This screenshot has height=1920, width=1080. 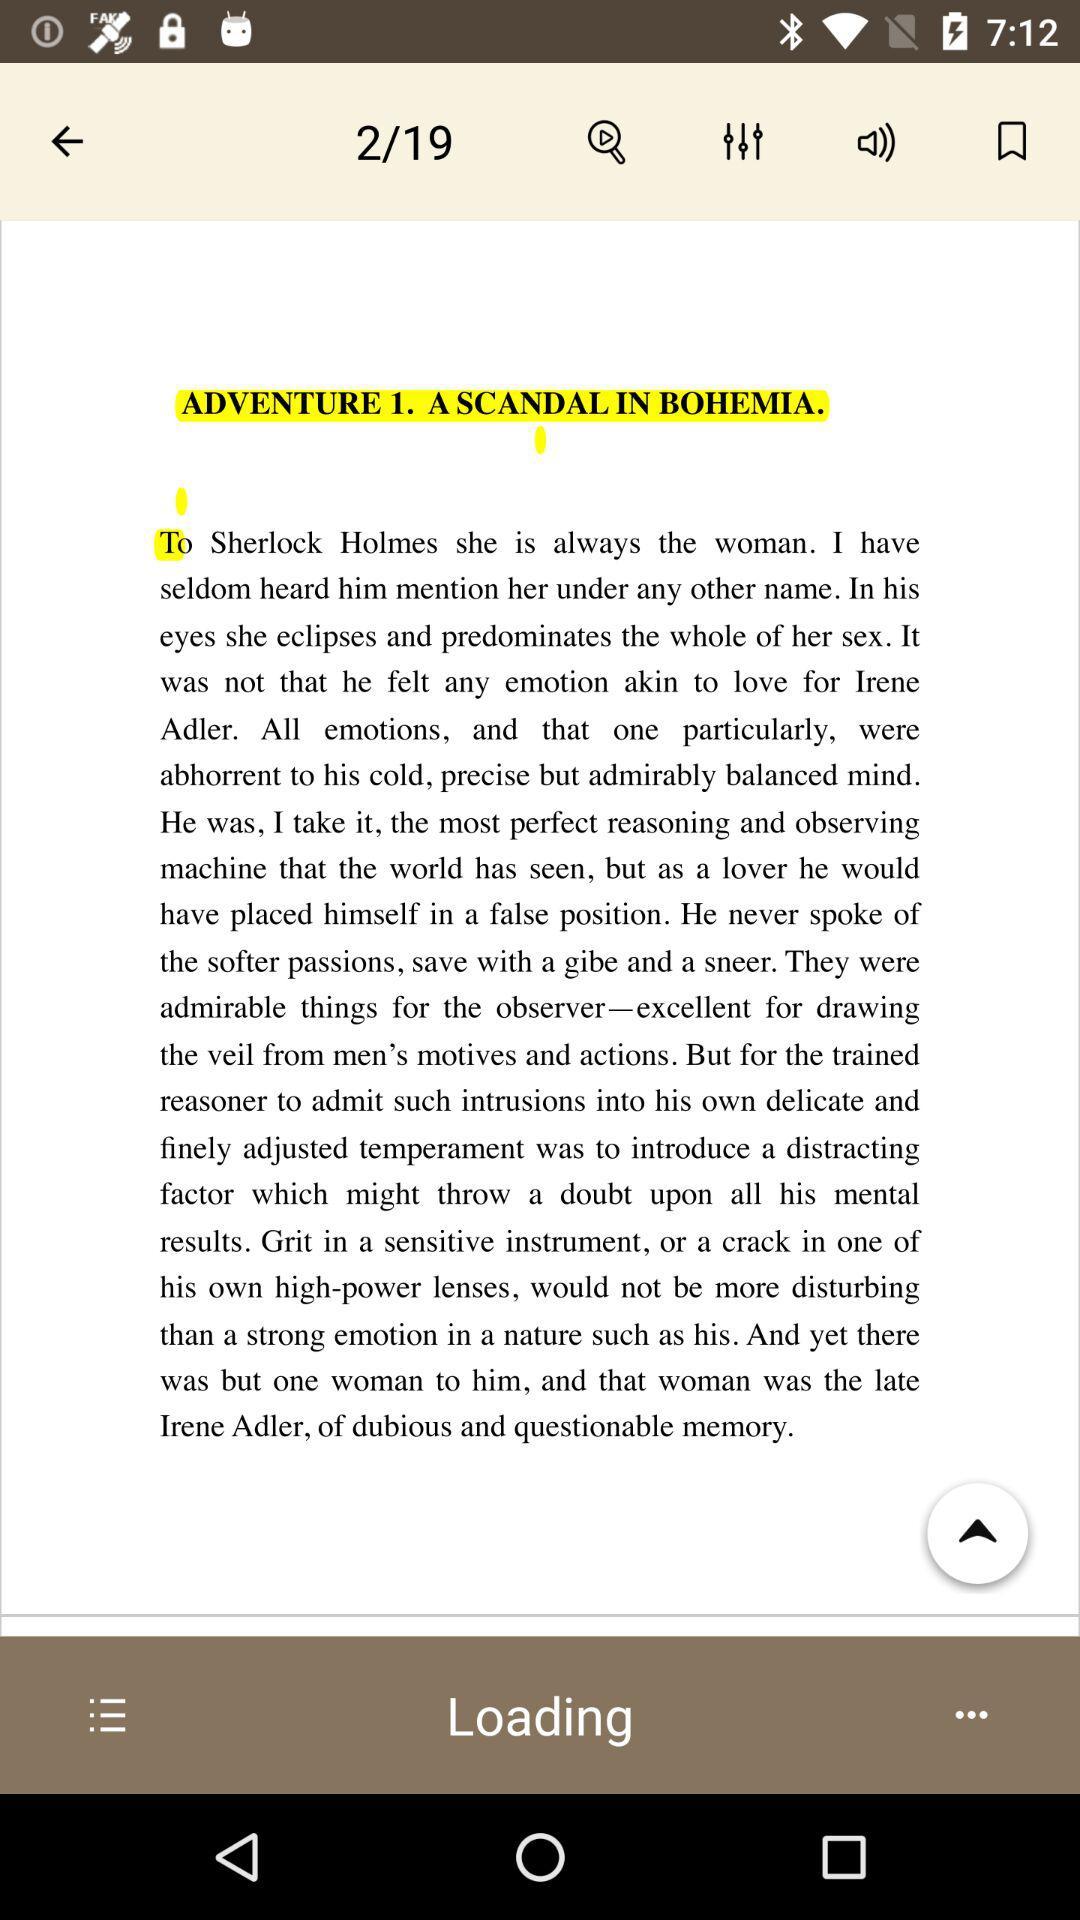 I want to click on zoom in-out option, so click(x=606, y=140).